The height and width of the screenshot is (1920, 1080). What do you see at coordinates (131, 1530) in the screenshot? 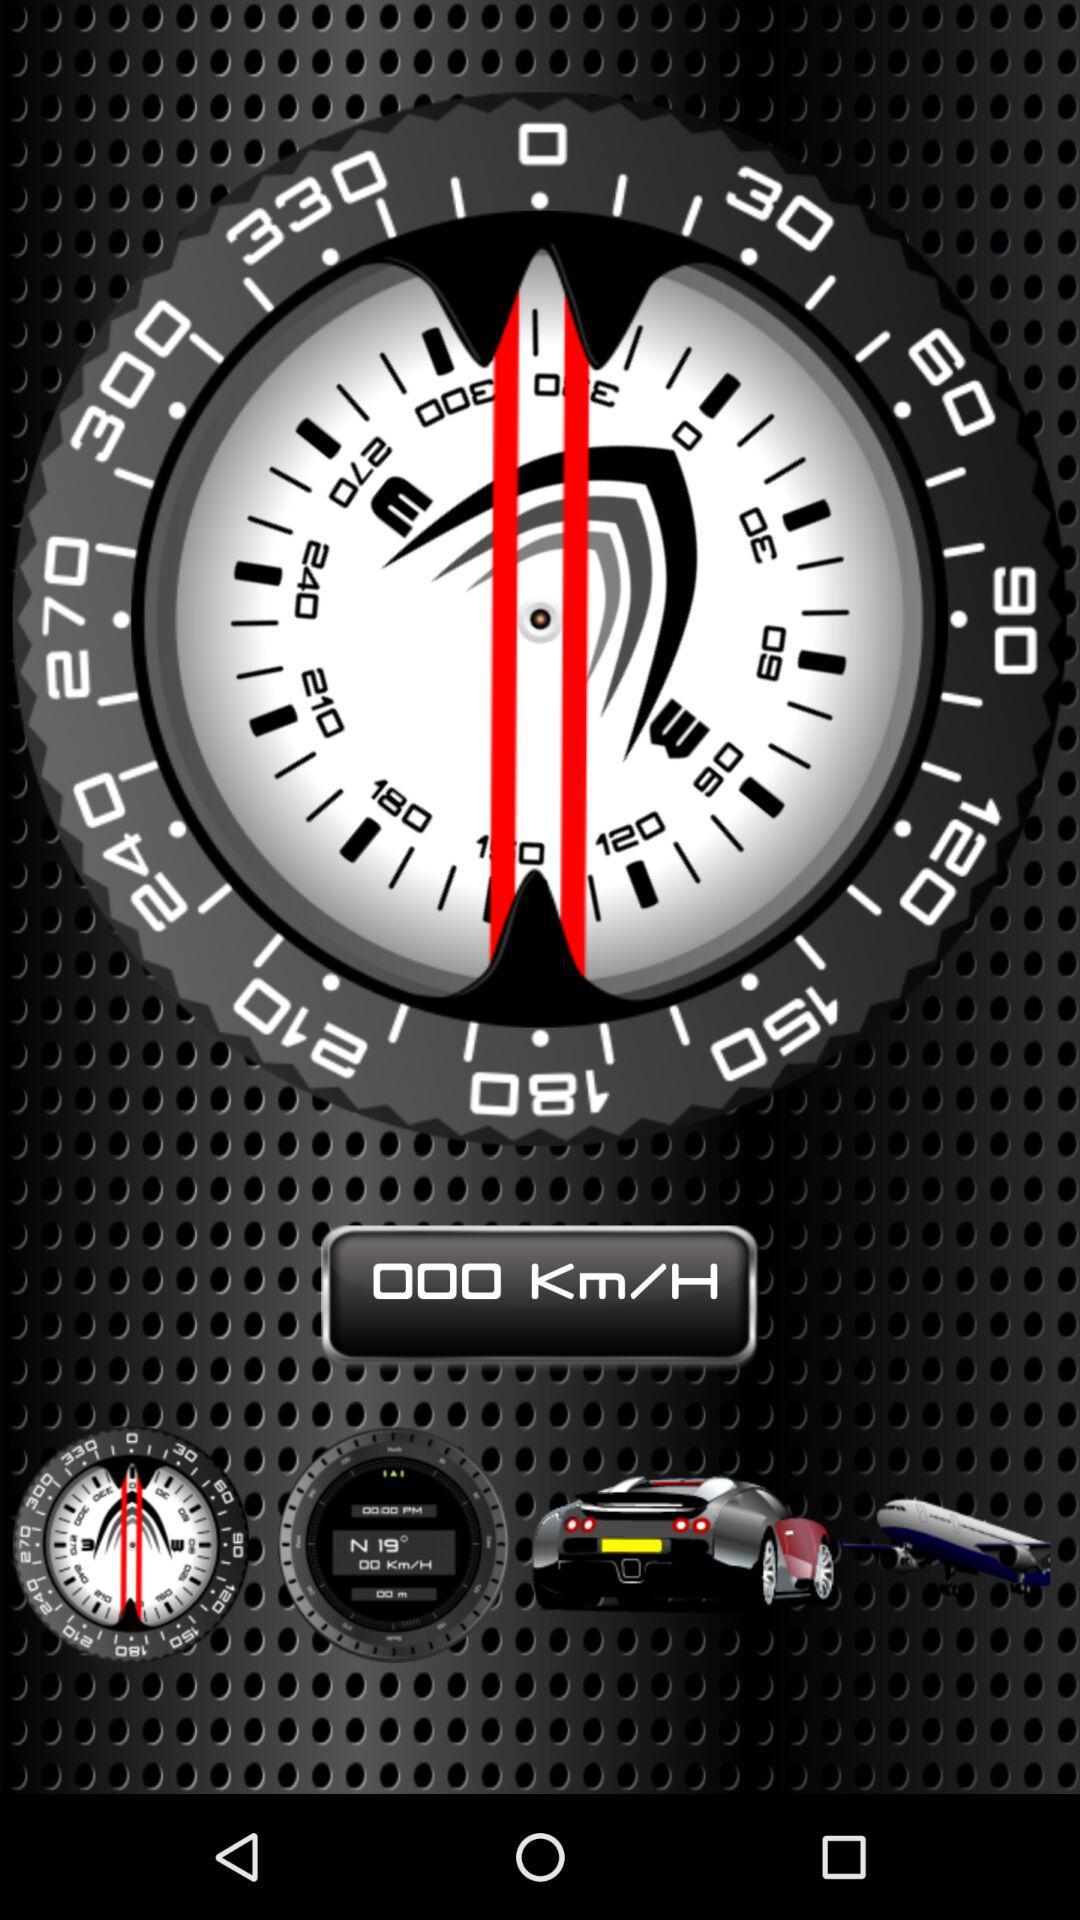
I see `the item at the bottom left corner` at bounding box center [131, 1530].